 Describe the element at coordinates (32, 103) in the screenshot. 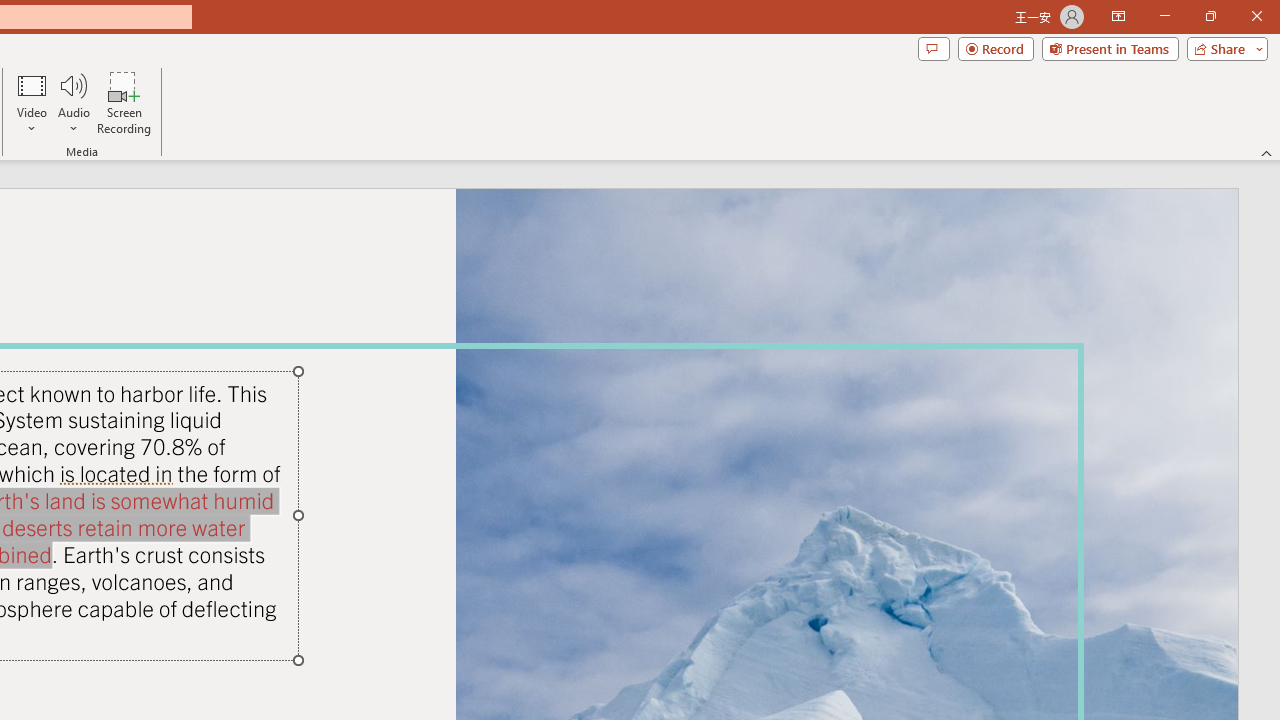

I see `'Video'` at that location.